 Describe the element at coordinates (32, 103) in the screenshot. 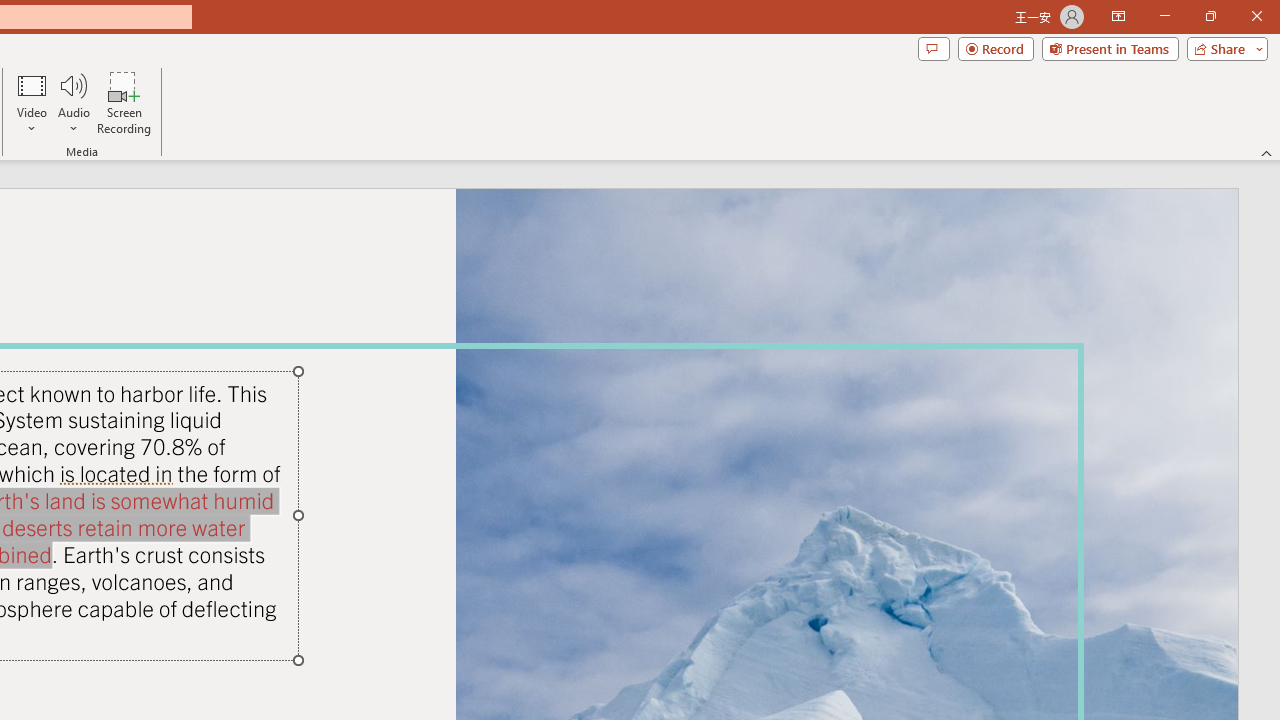

I see `'Video'` at that location.